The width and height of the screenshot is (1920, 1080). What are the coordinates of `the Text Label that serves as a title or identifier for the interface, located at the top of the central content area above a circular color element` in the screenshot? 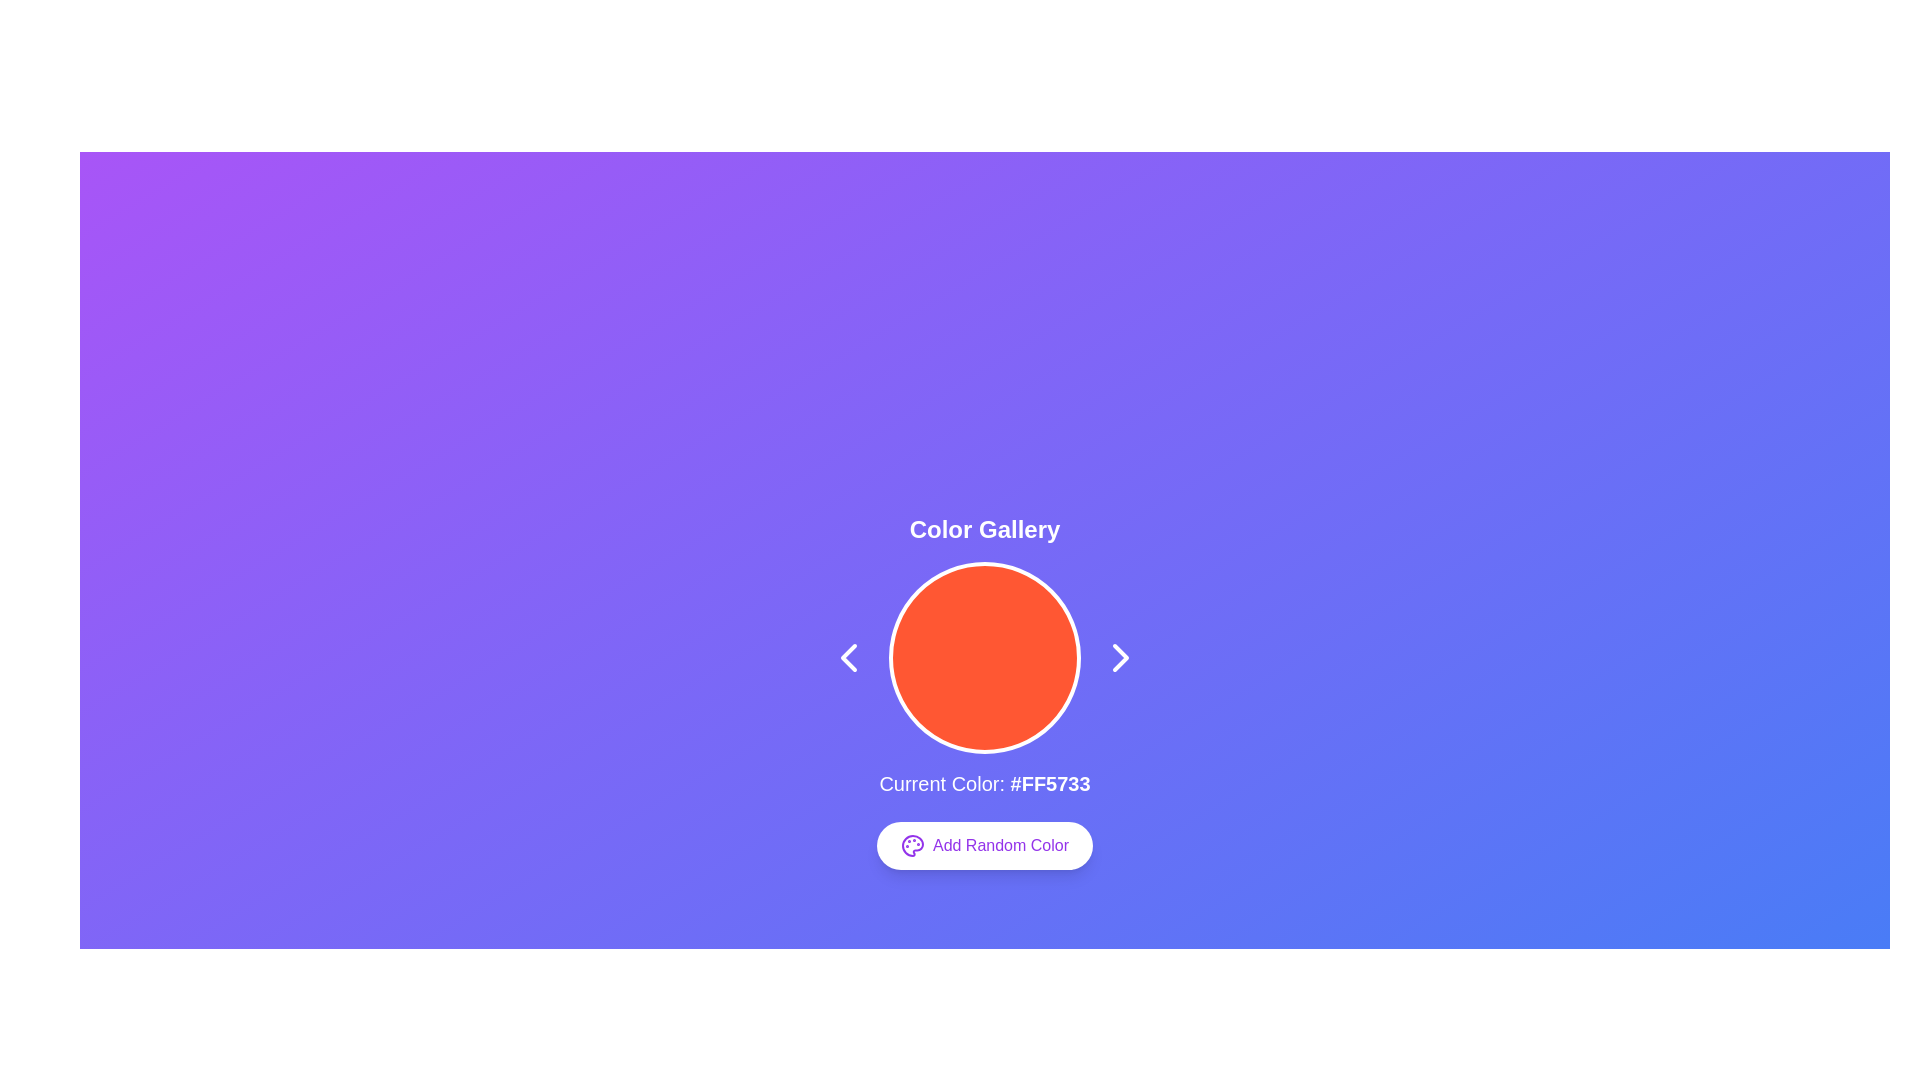 It's located at (984, 528).